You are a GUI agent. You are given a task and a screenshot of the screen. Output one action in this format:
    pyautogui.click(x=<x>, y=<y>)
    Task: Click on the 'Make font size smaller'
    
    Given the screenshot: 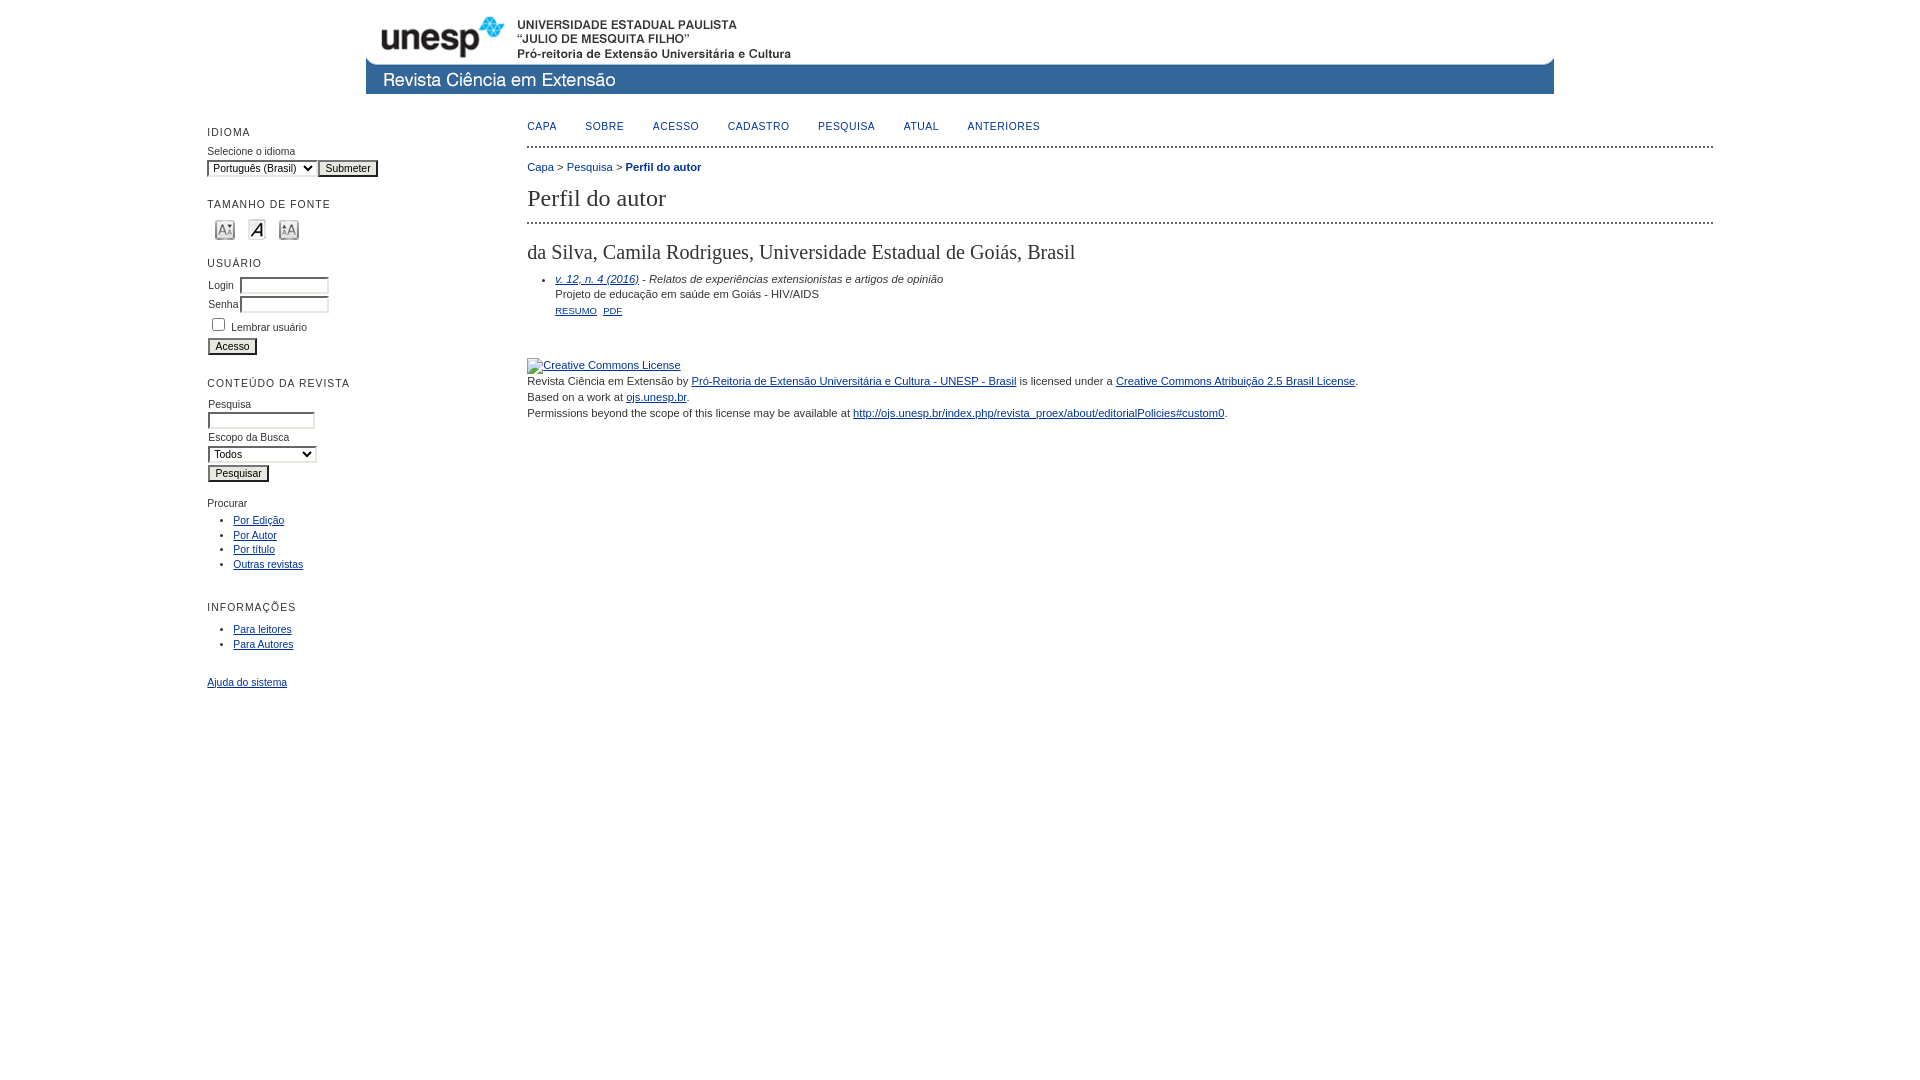 What is the action you would take?
    pyautogui.click(x=225, y=227)
    